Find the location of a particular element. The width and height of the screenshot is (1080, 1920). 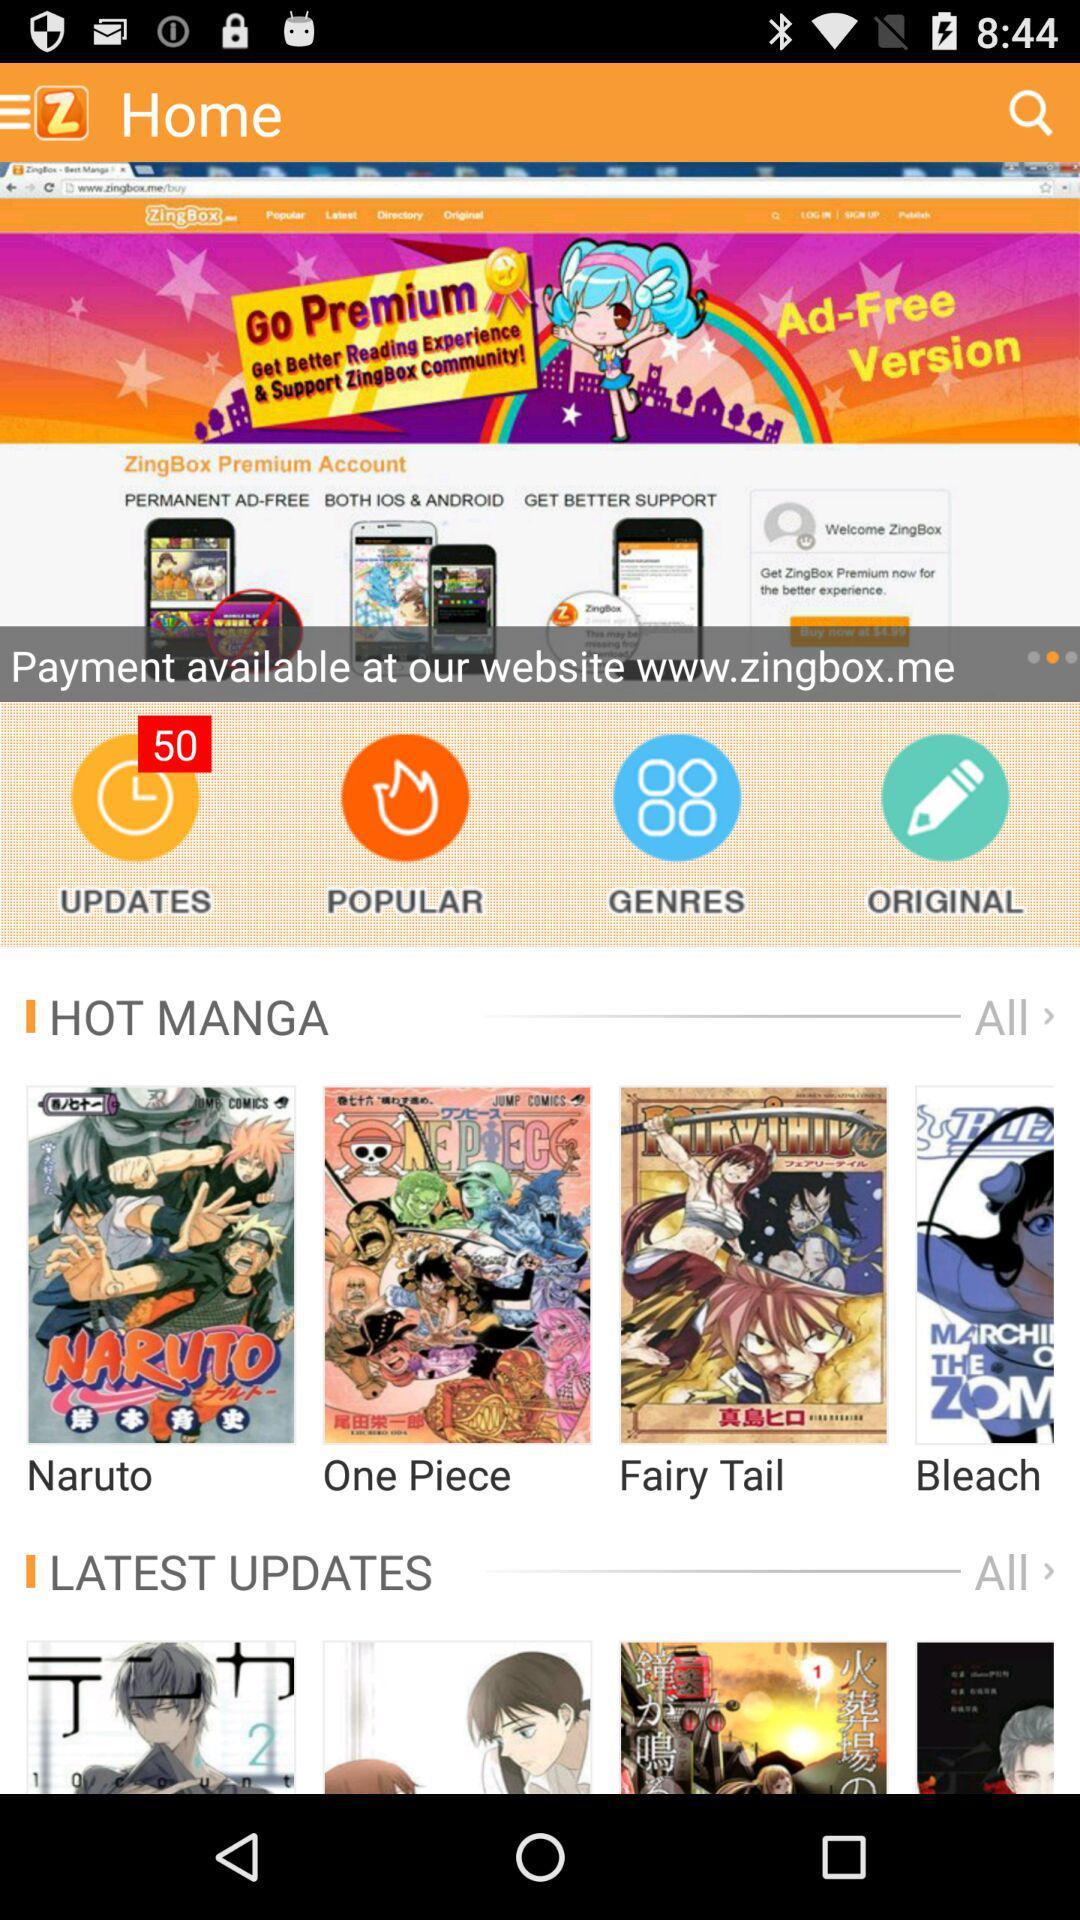

home is located at coordinates (543, 111).